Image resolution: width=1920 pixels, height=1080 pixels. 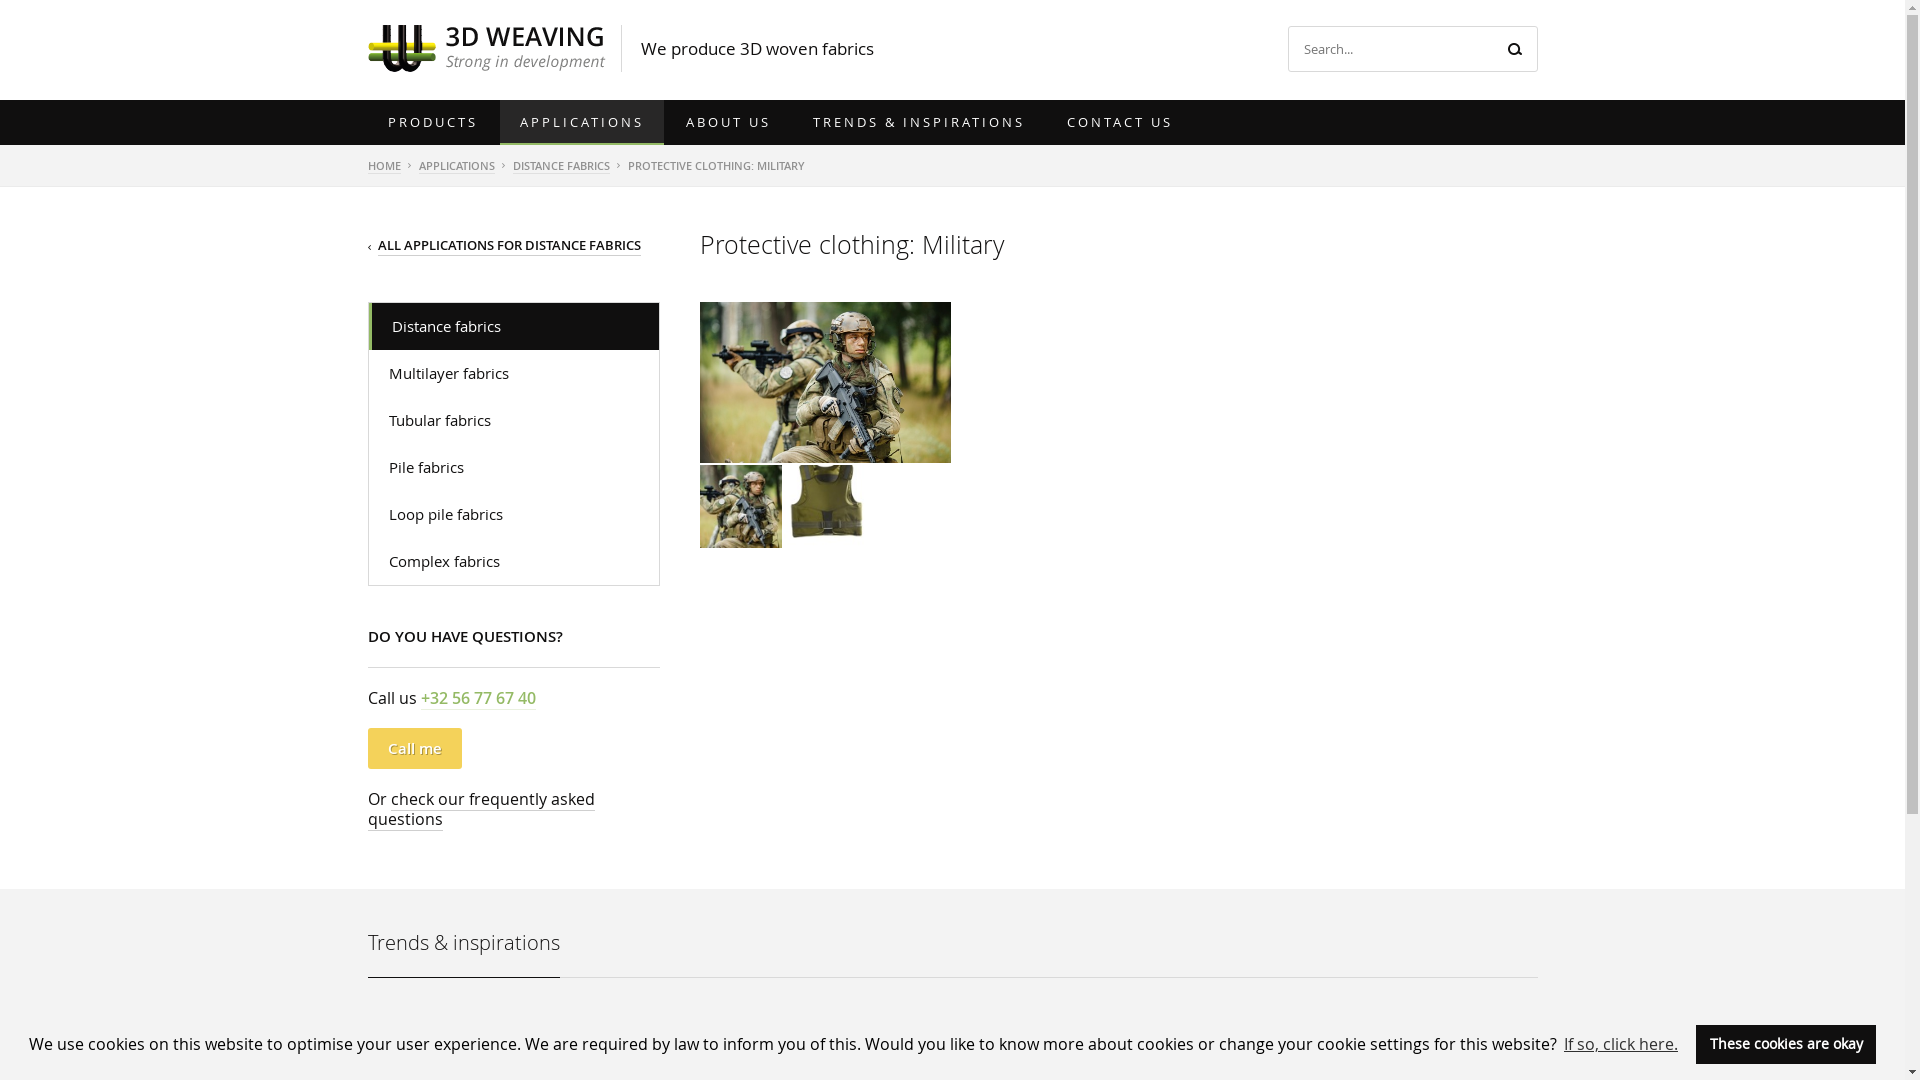 What do you see at coordinates (431, 122) in the screenshot?
I see `'PRODUCTS'` at bounding box center [431, 122].